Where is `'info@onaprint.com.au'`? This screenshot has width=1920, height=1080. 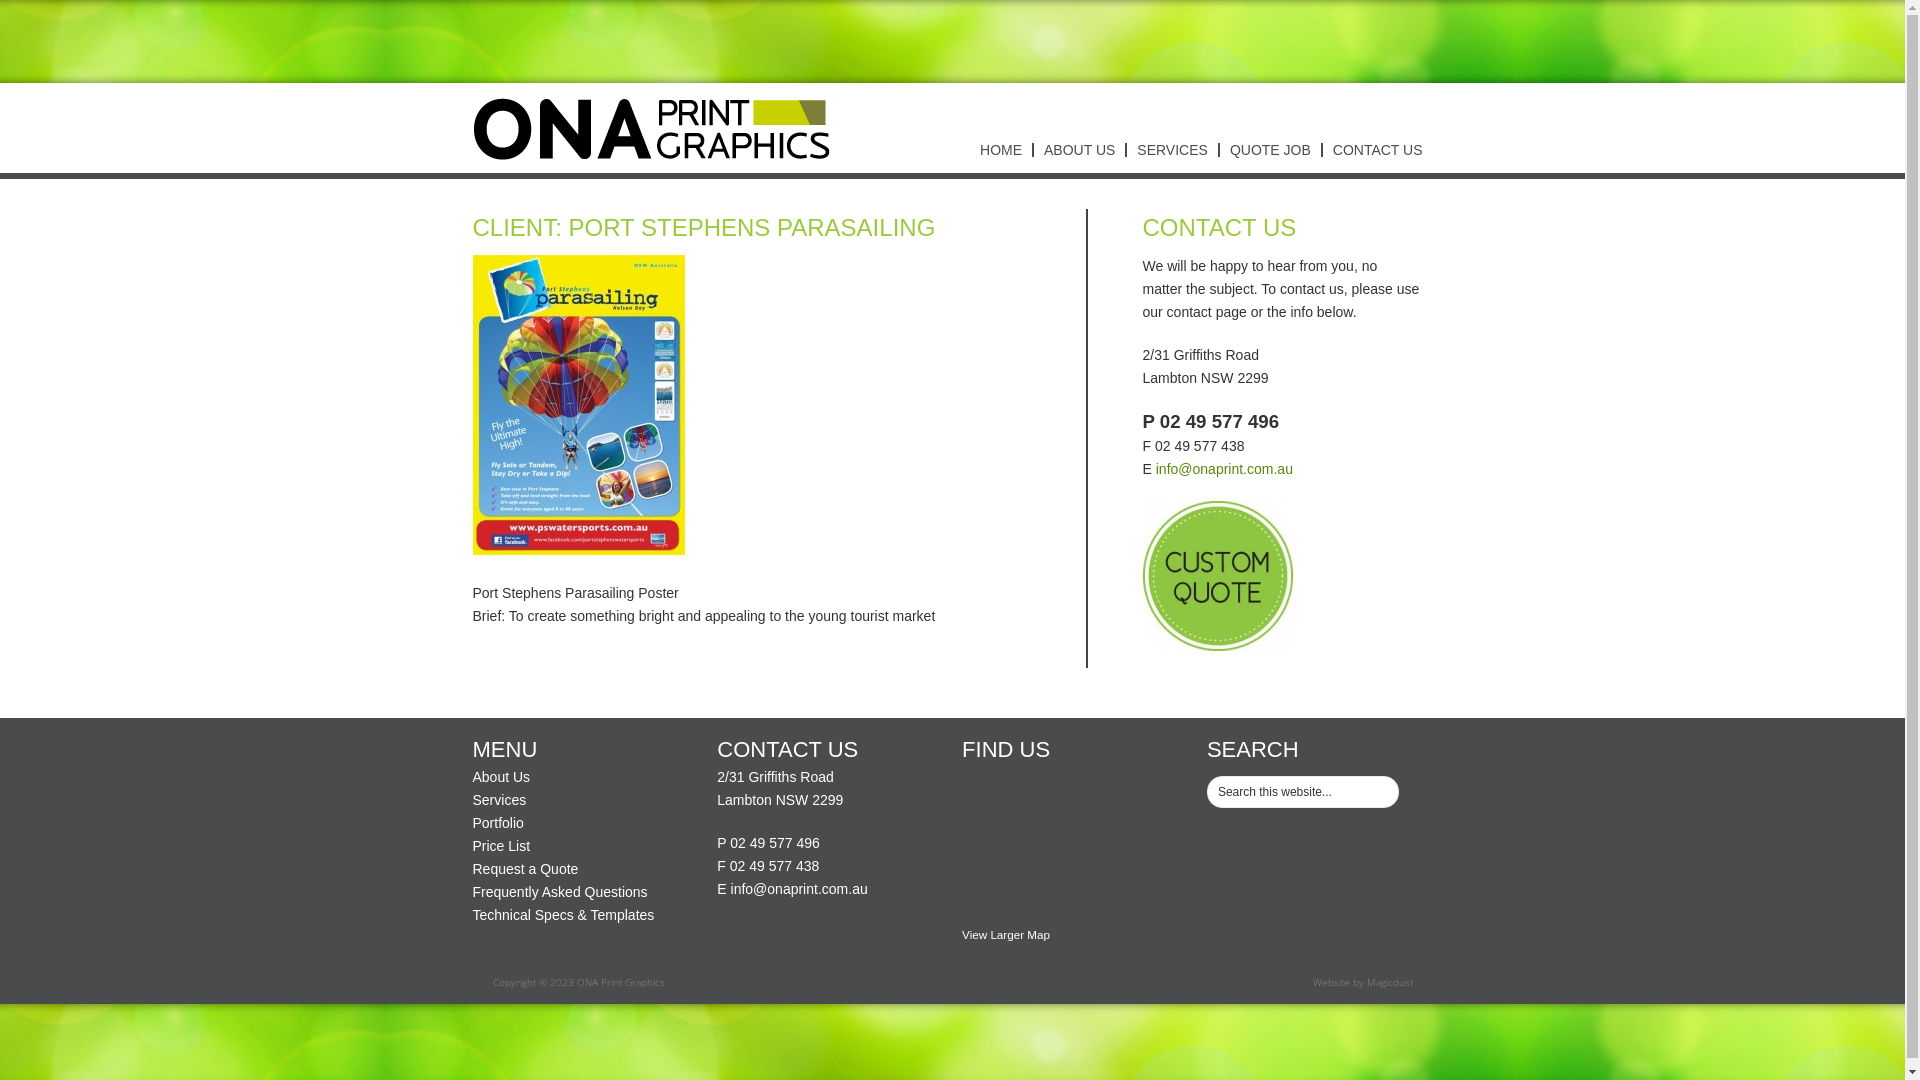
'info@onaprint.com.au' is located at coordinates (729, 887).